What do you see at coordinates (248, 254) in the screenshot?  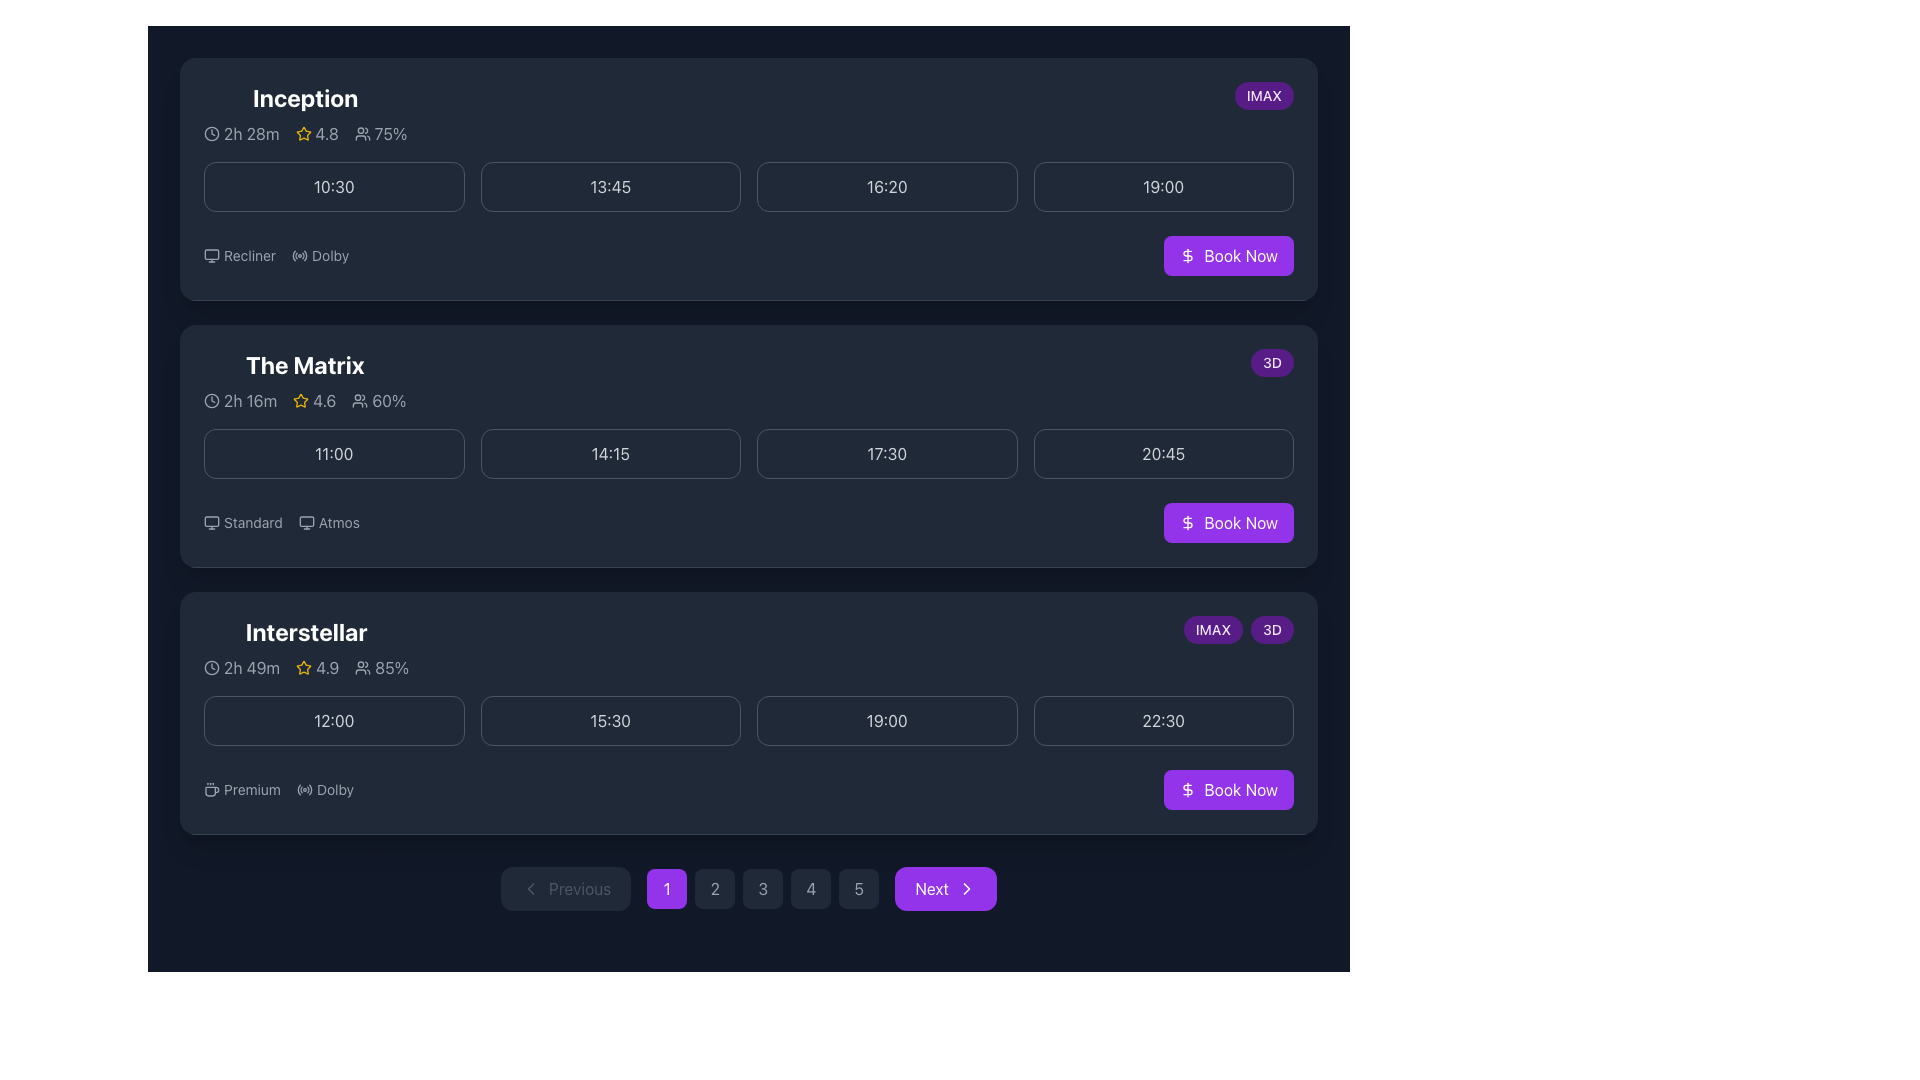 I see `the static text label indicating the seating arrangement option 'Recliner', located below the film title and runtime information of the 'Inception' panel, in the upper-central region of the interface` at bounding box center [248, 254].